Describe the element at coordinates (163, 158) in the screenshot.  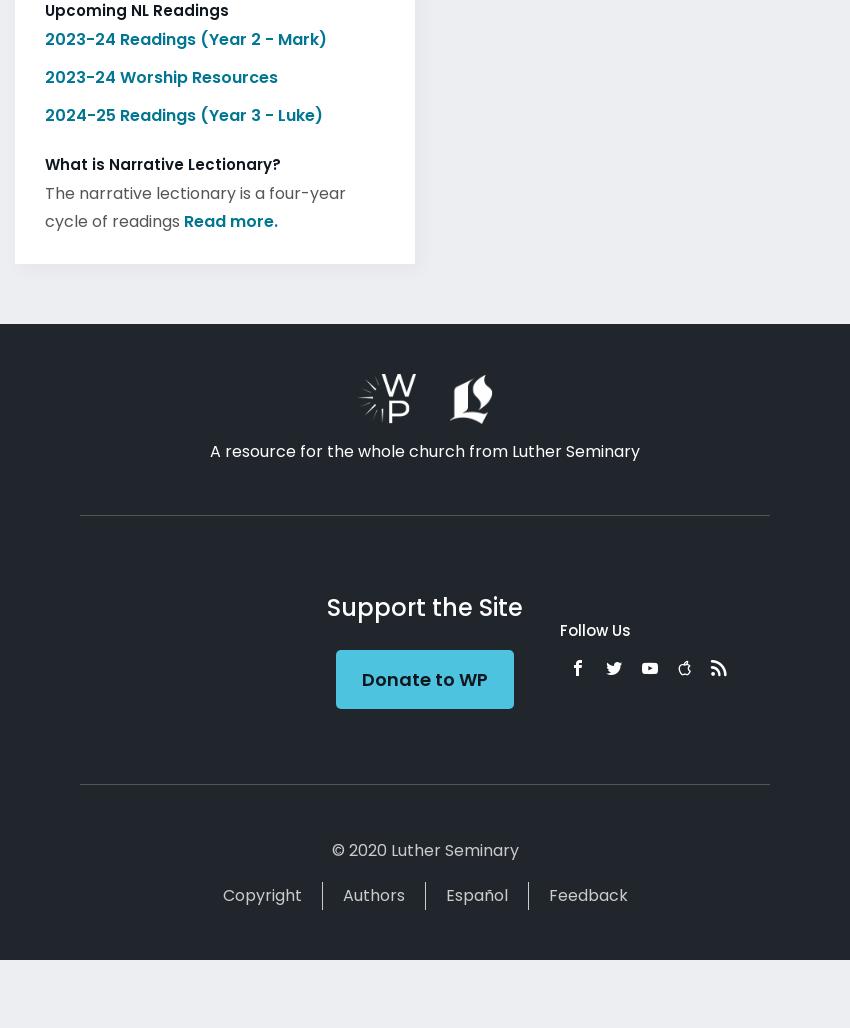
I see `'What is Narrative Lectionary?'` at that location.